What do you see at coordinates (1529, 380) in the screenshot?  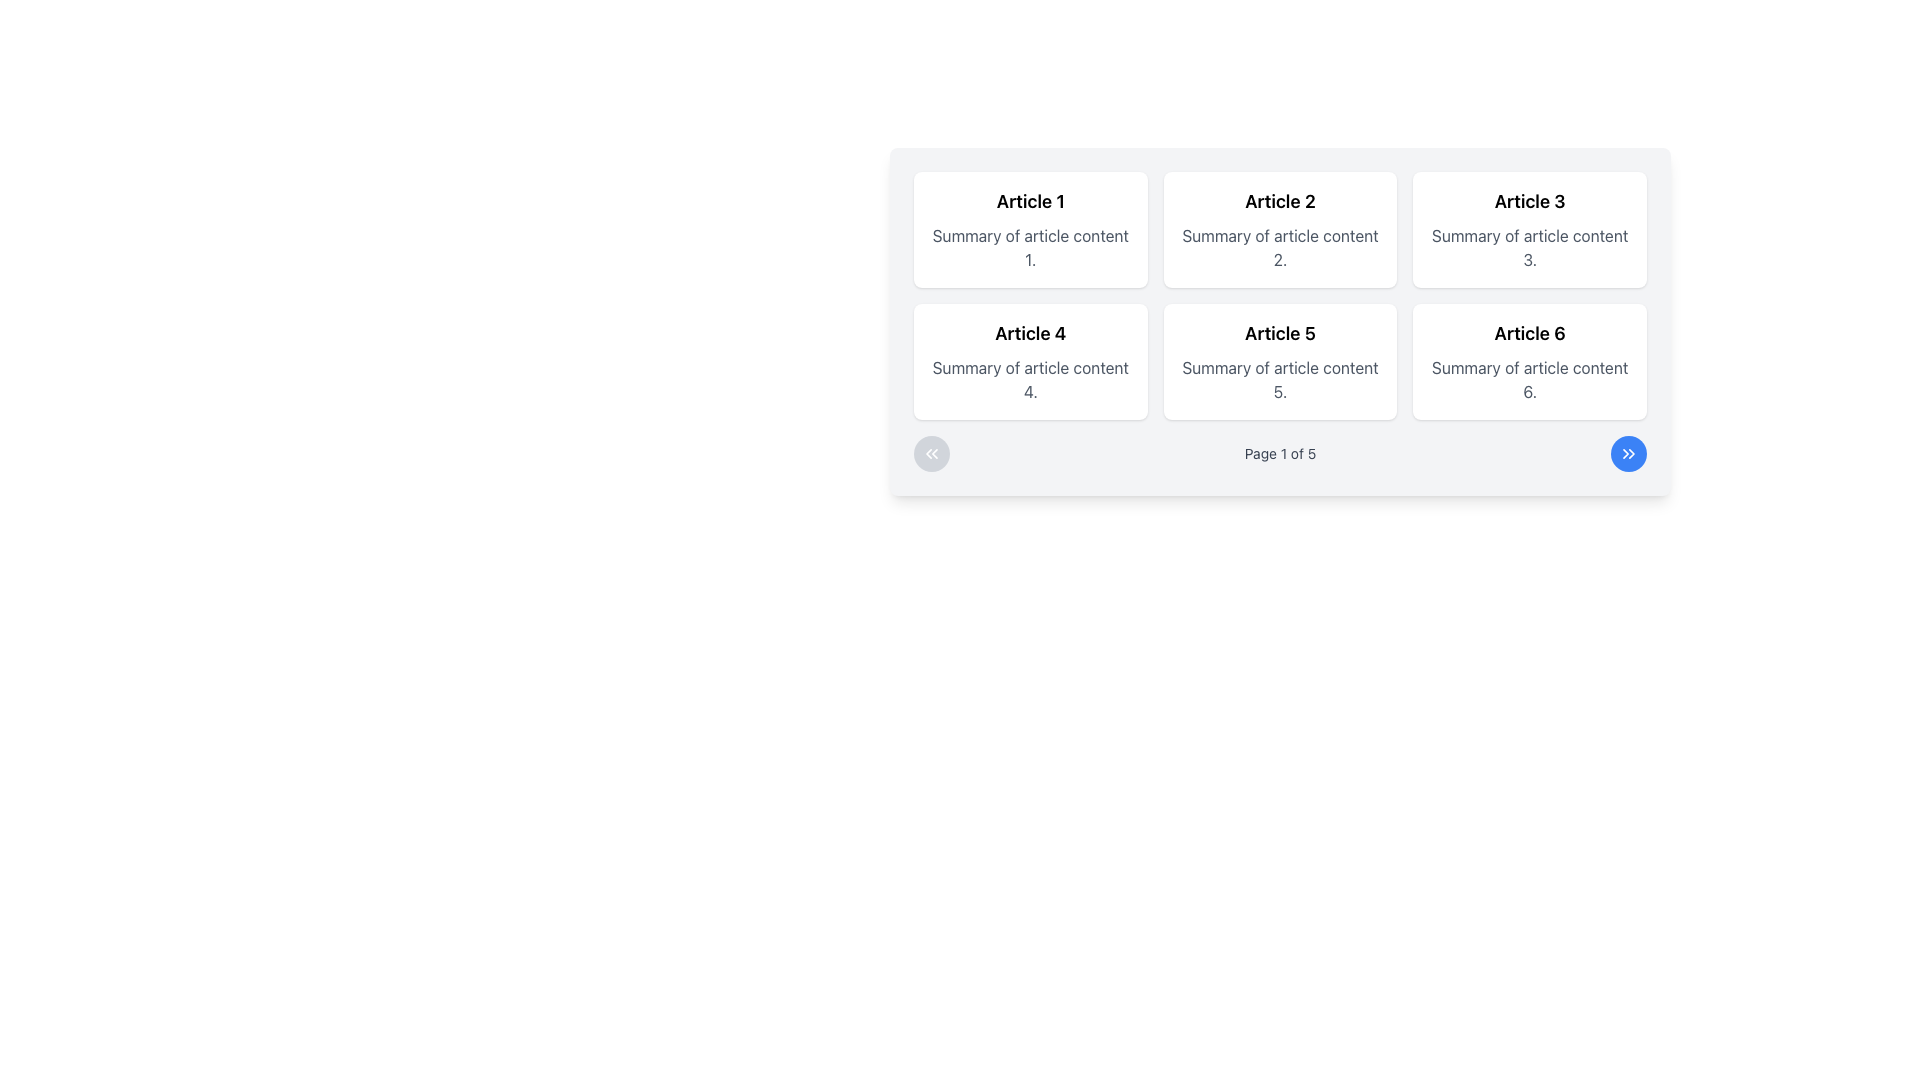 I see `secondary text block that reads 'Summary of article content 6.' located beneath the title 'Article 6' in the bottom right card of a 2x3 grid` at bounding box center [1529, 380].